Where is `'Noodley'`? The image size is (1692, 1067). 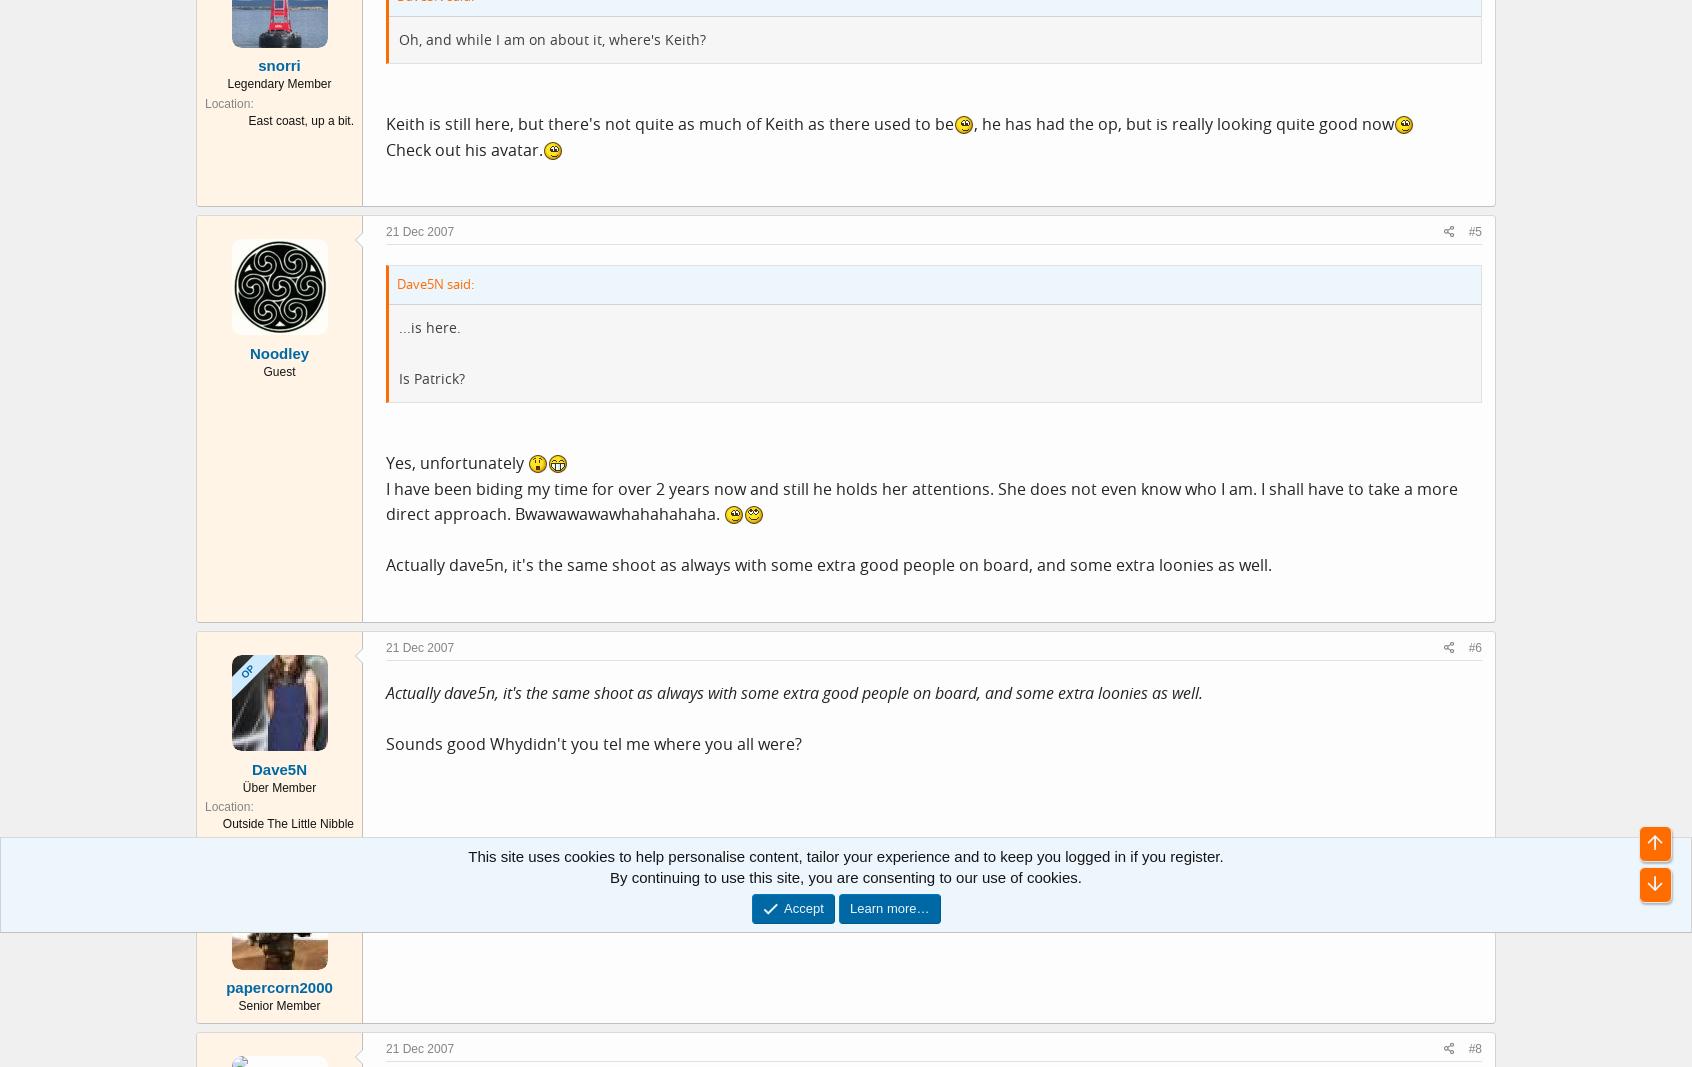
'Noodley' is located at coordinates (279, 352).